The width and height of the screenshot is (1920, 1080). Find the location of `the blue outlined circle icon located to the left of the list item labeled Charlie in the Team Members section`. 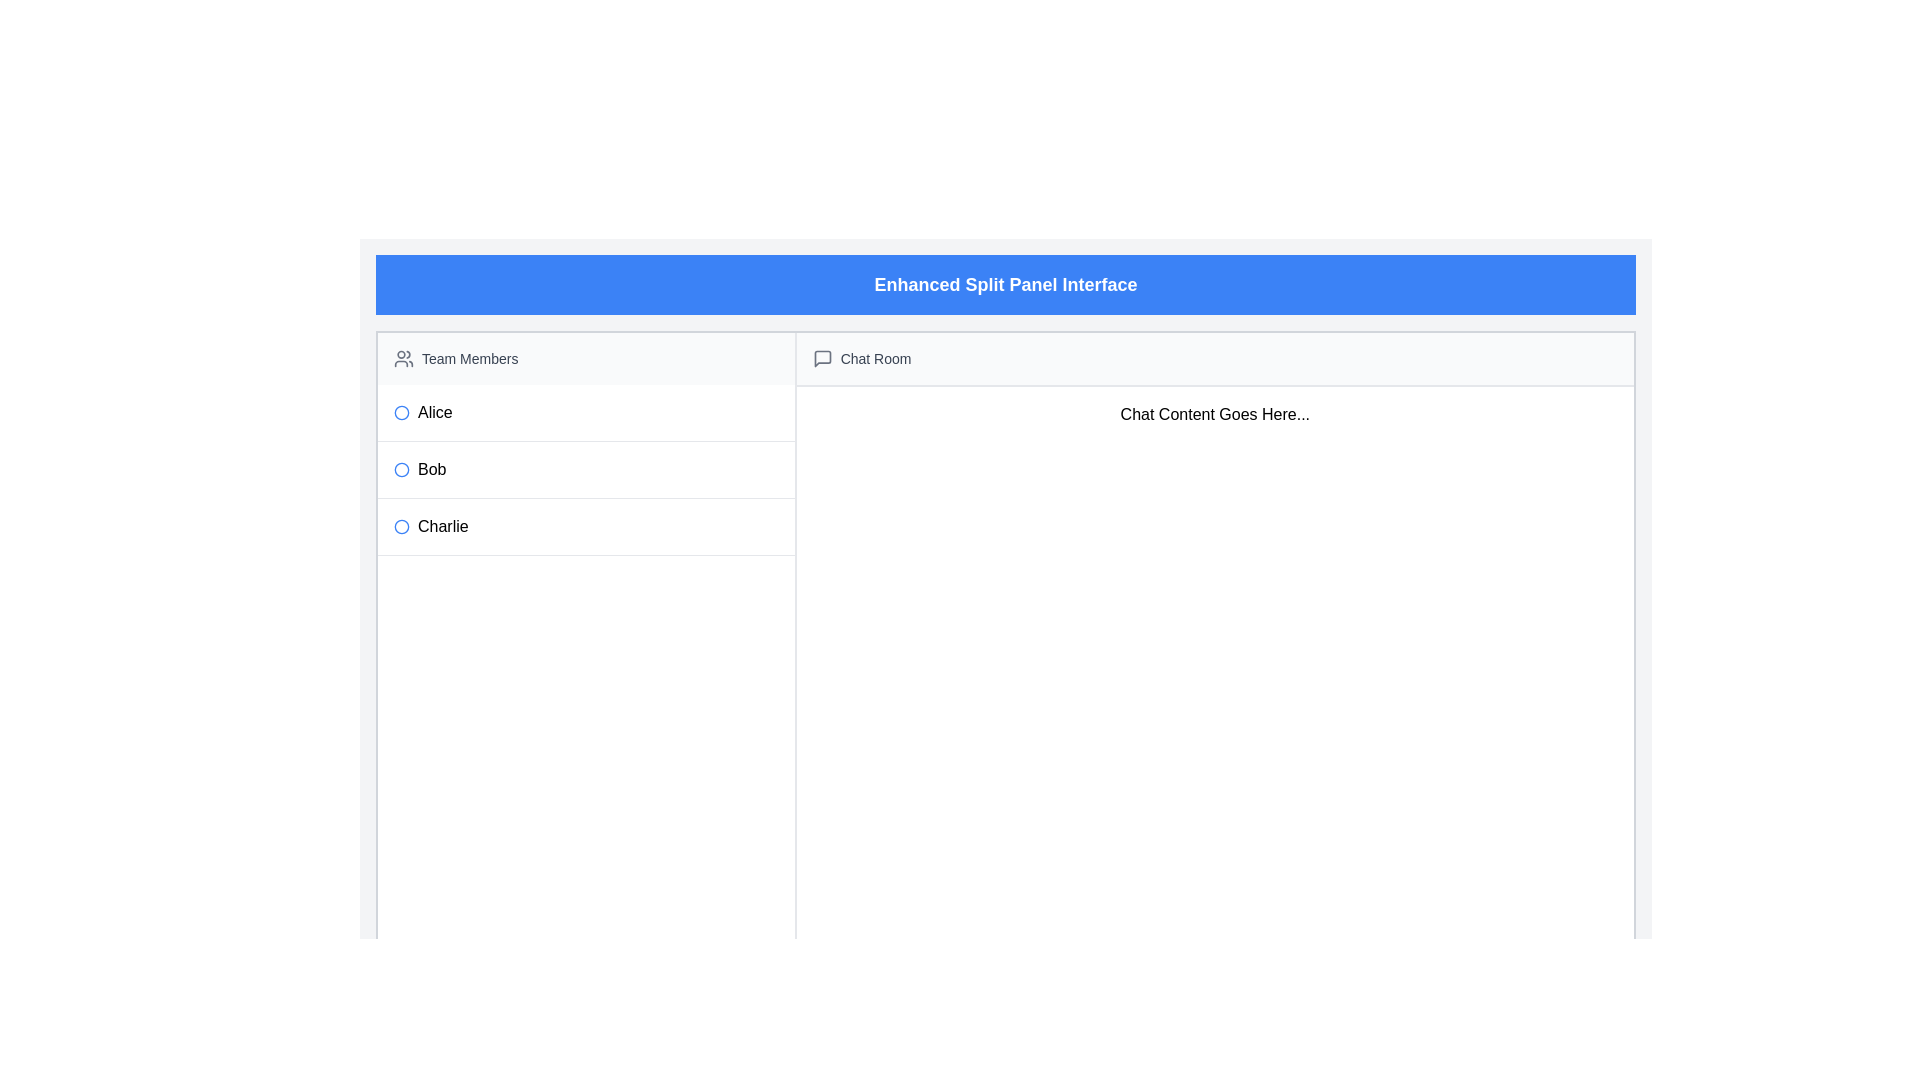

the blue outlined circle icon located to the left of the list item labeled Charlie in the Team Members section is located at coordinates (401, 526).